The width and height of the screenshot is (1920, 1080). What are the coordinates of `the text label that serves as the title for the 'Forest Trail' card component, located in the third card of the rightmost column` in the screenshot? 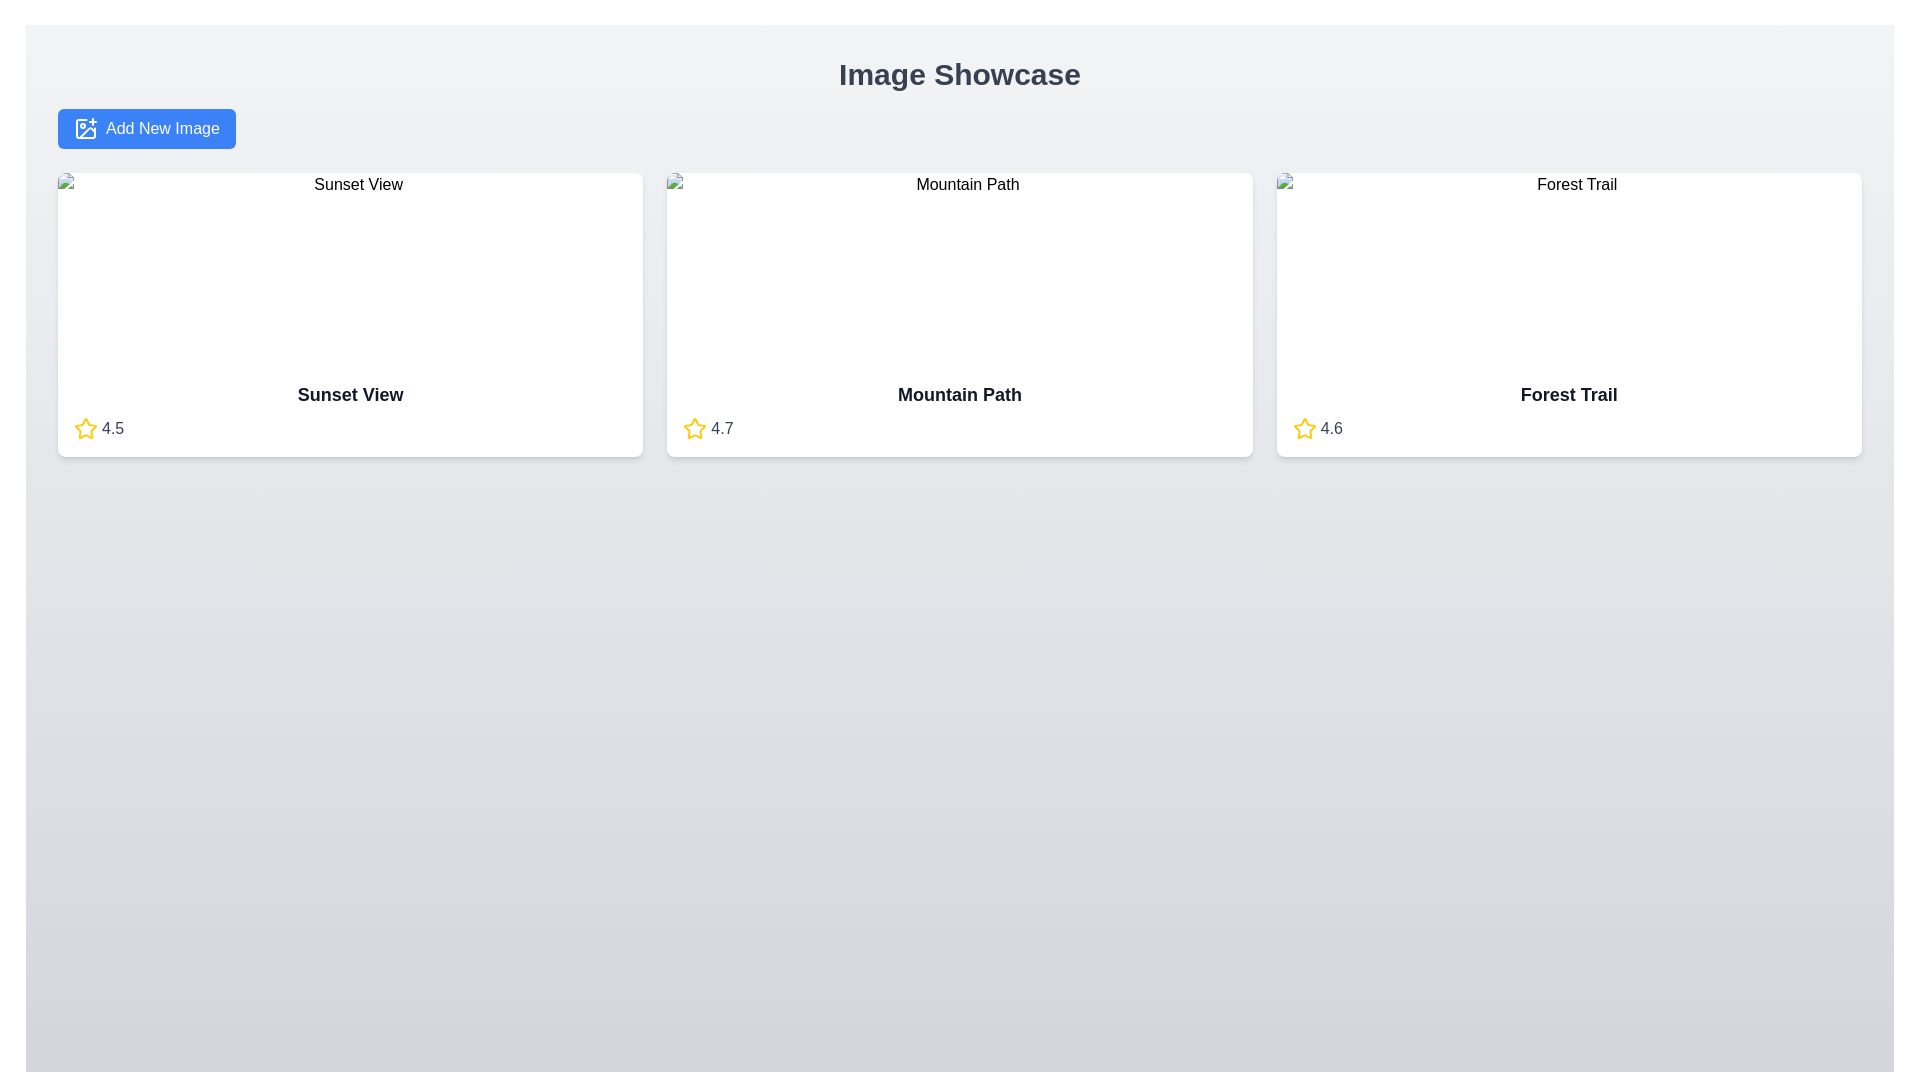 It's located at (1568, 394).